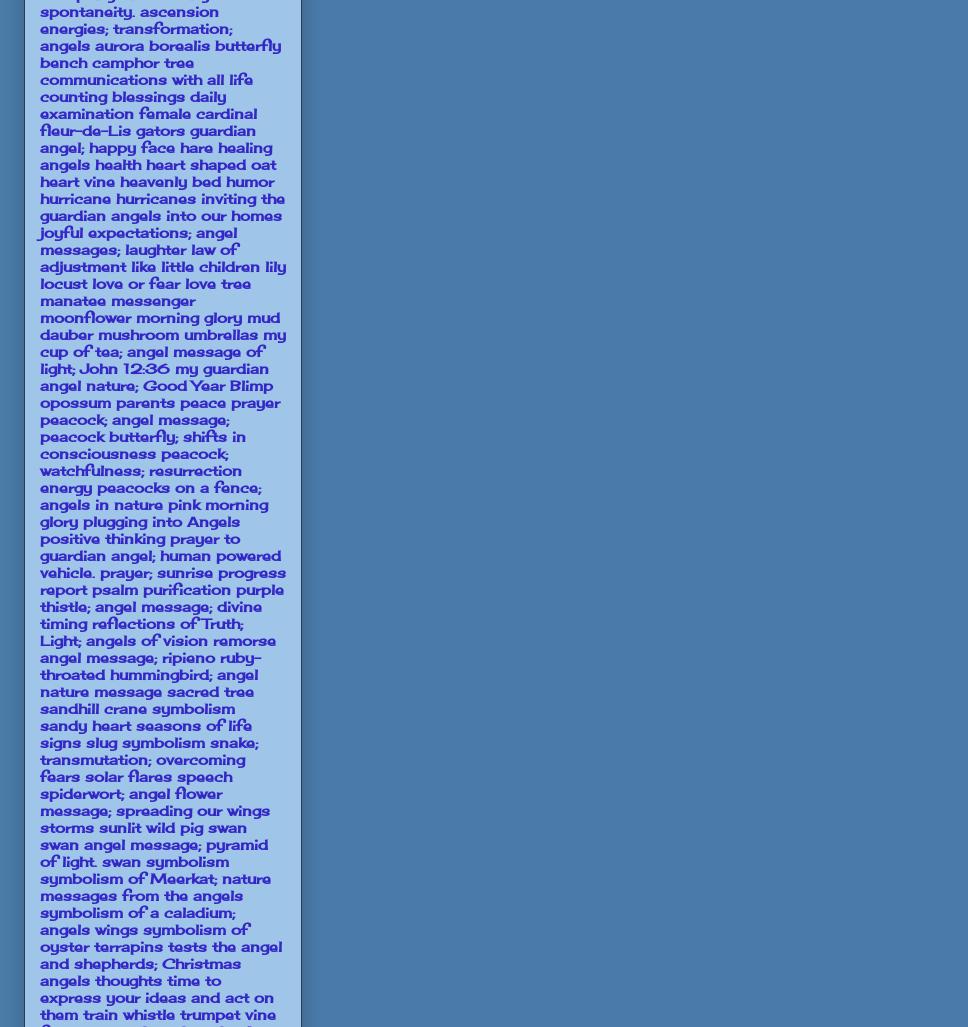 The width and height of the screenshot is (968, 1027). What do you see at coordinates (159, 553) in the screenshot?
I see `'prayer to guardian angel; human powered vehicle.'` at bounding box center [159, 553].